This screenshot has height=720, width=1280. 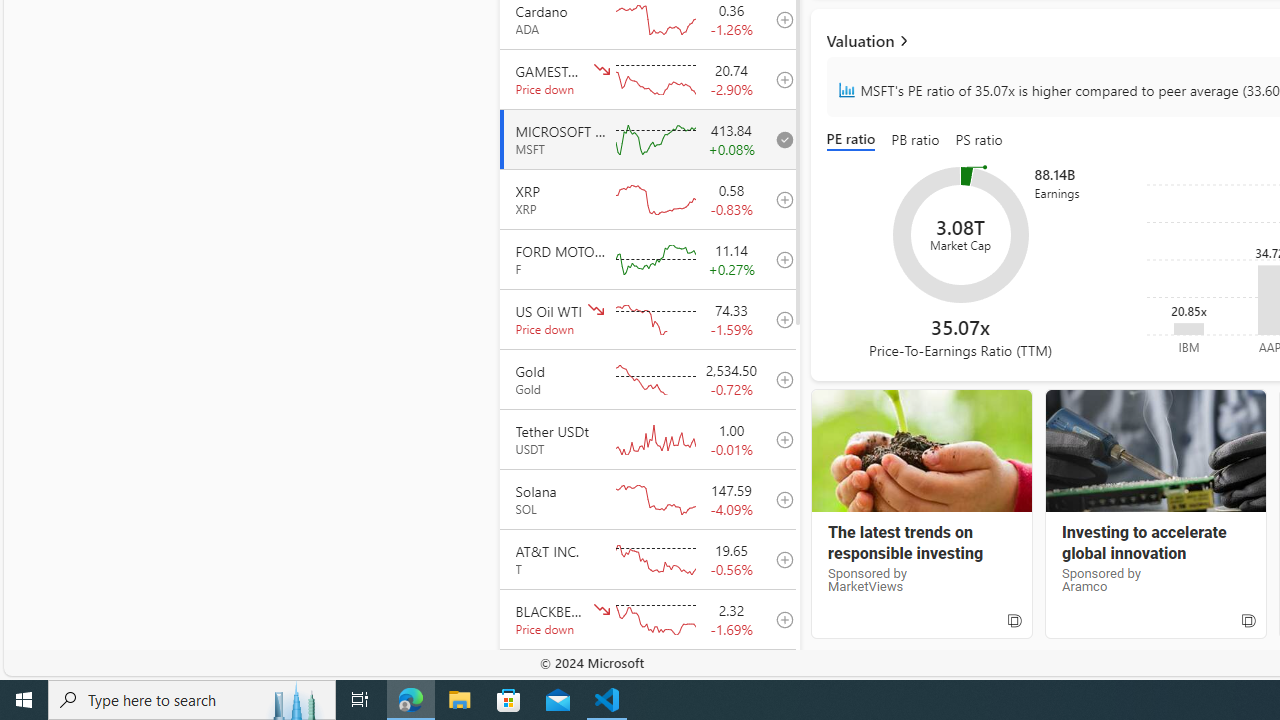 What do you see at coordinates (914, 140) in the screenshot?
I see `'PB ratio'` at bounding box center [914, 140].